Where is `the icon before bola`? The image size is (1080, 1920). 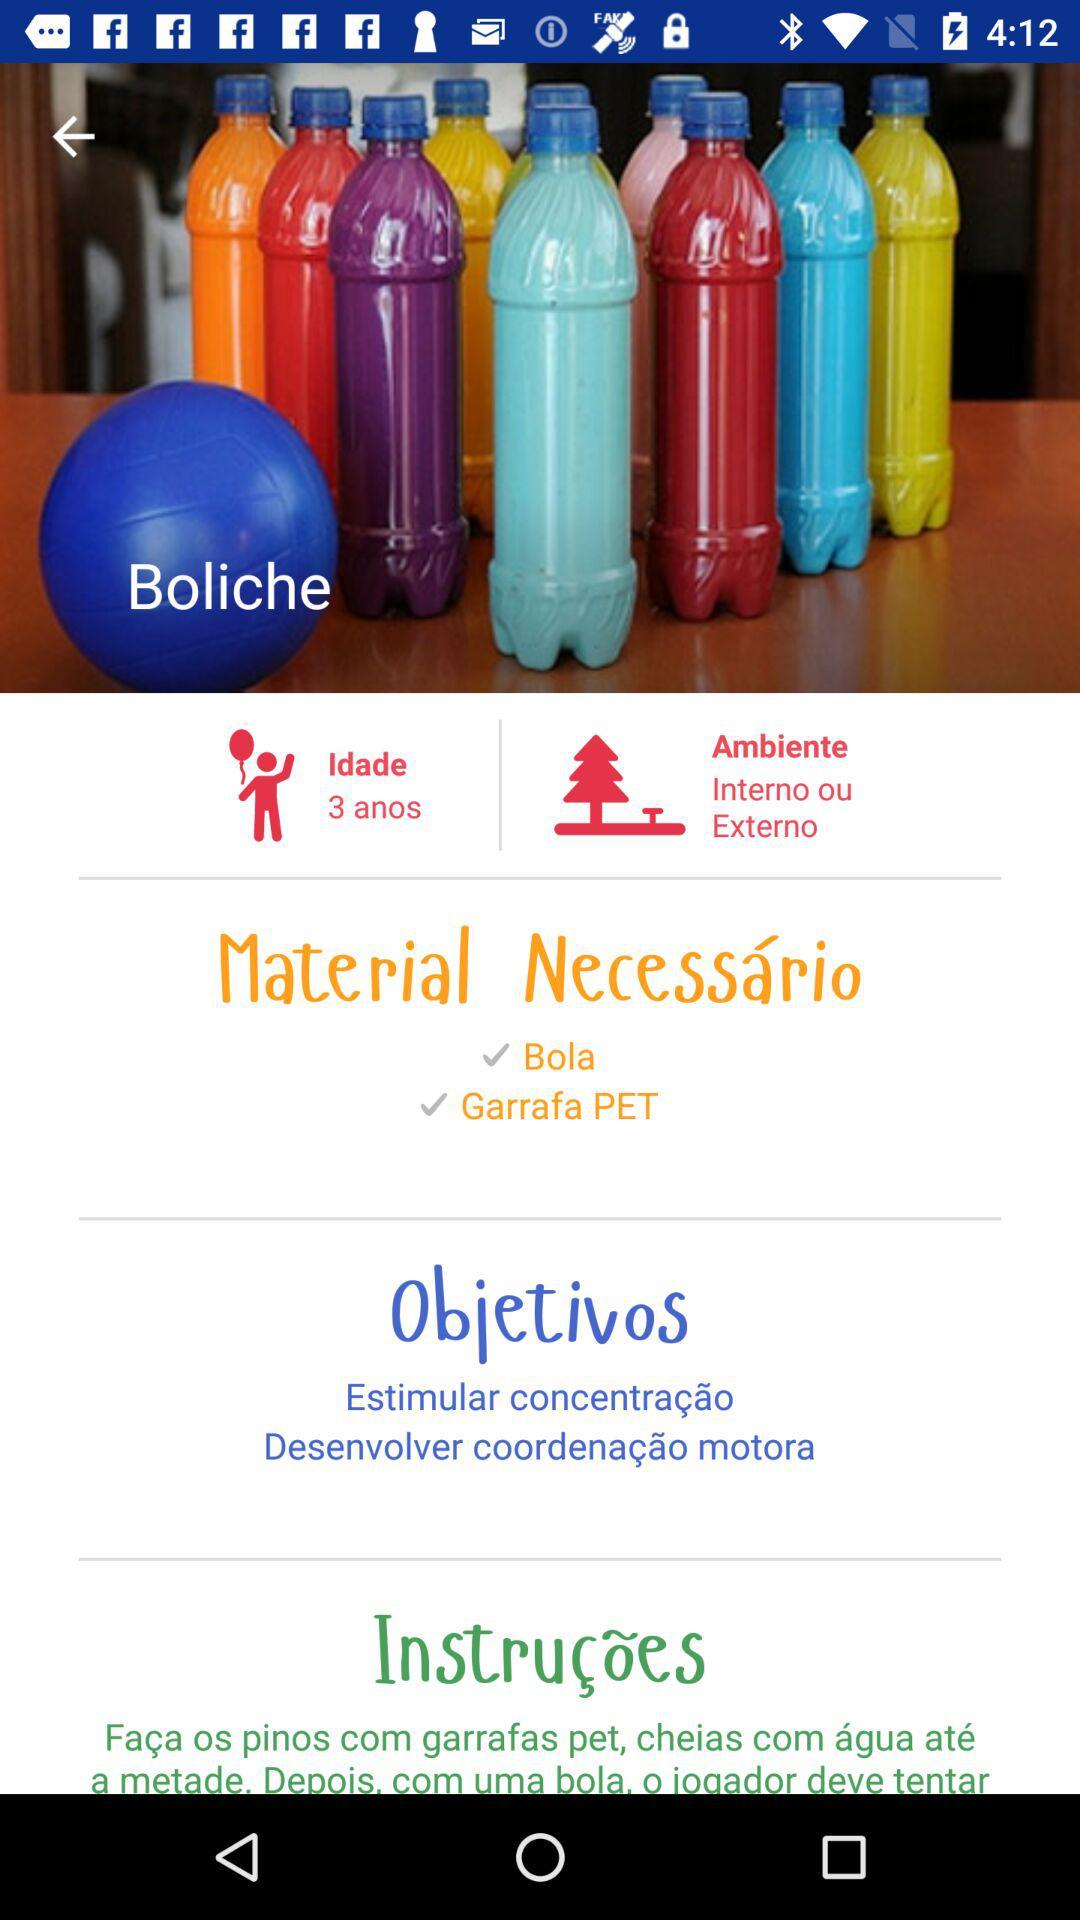
the icon before bola is located at coordinates (495, 1054).